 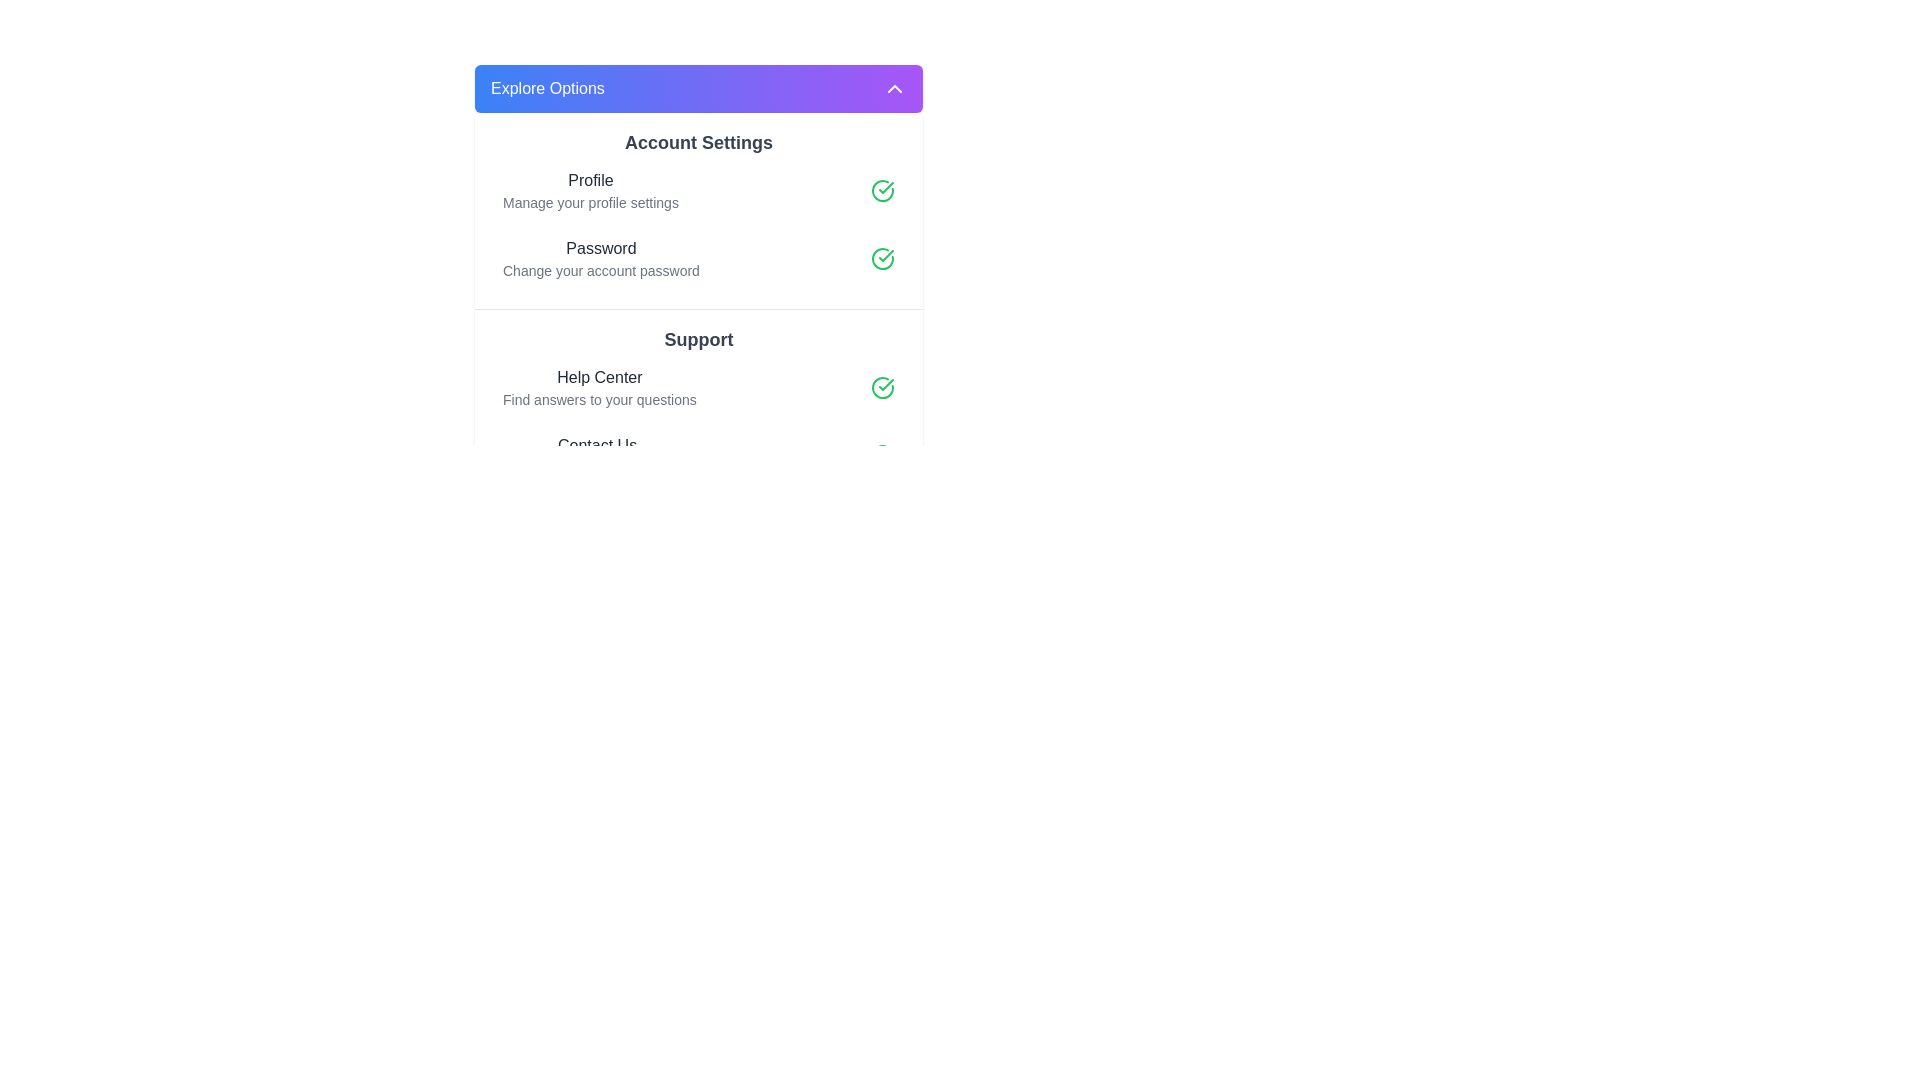 I want to click on the first list item in the 'Account Settings' section that allows access to profile-related settings, so click(x=699, y=191).